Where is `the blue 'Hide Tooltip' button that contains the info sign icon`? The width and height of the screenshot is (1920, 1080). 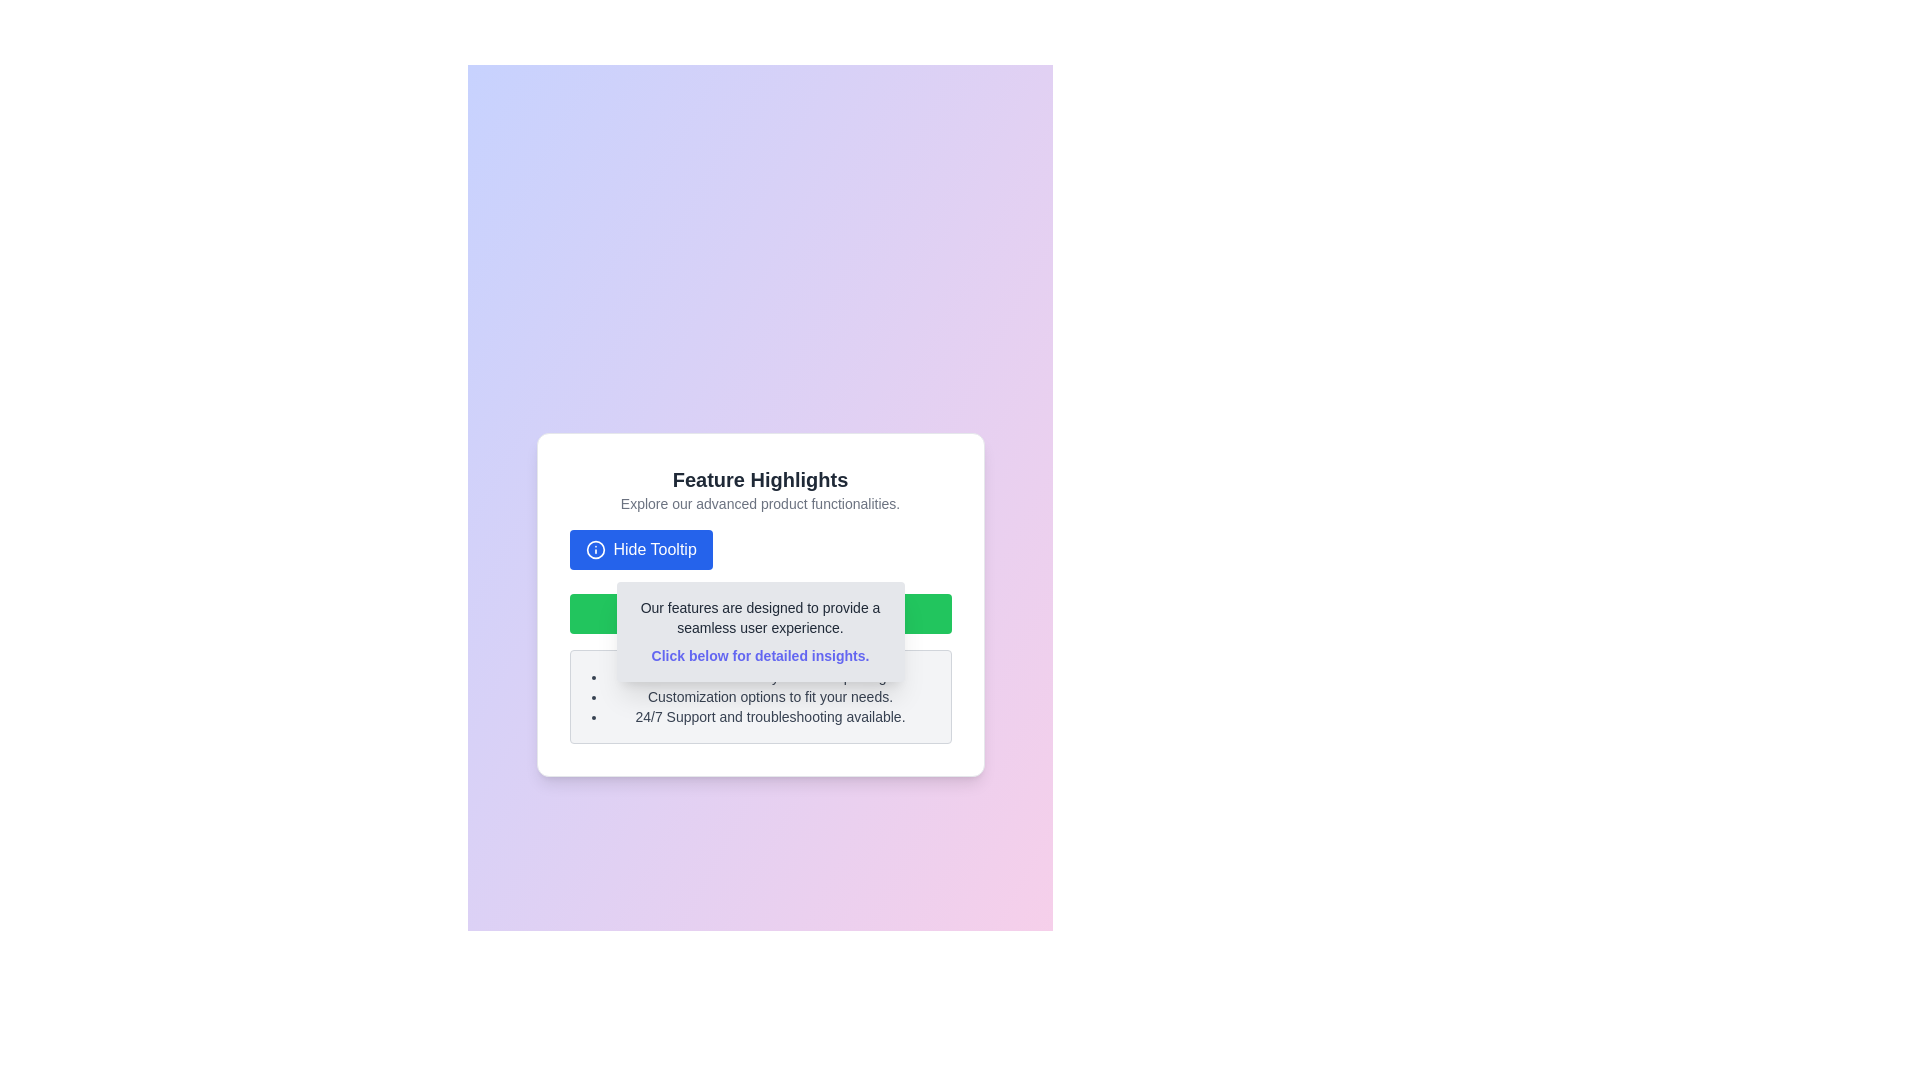
the blue 'Hide Tooltip' button that contains the info sign icon is located at coordinates (594, 550).